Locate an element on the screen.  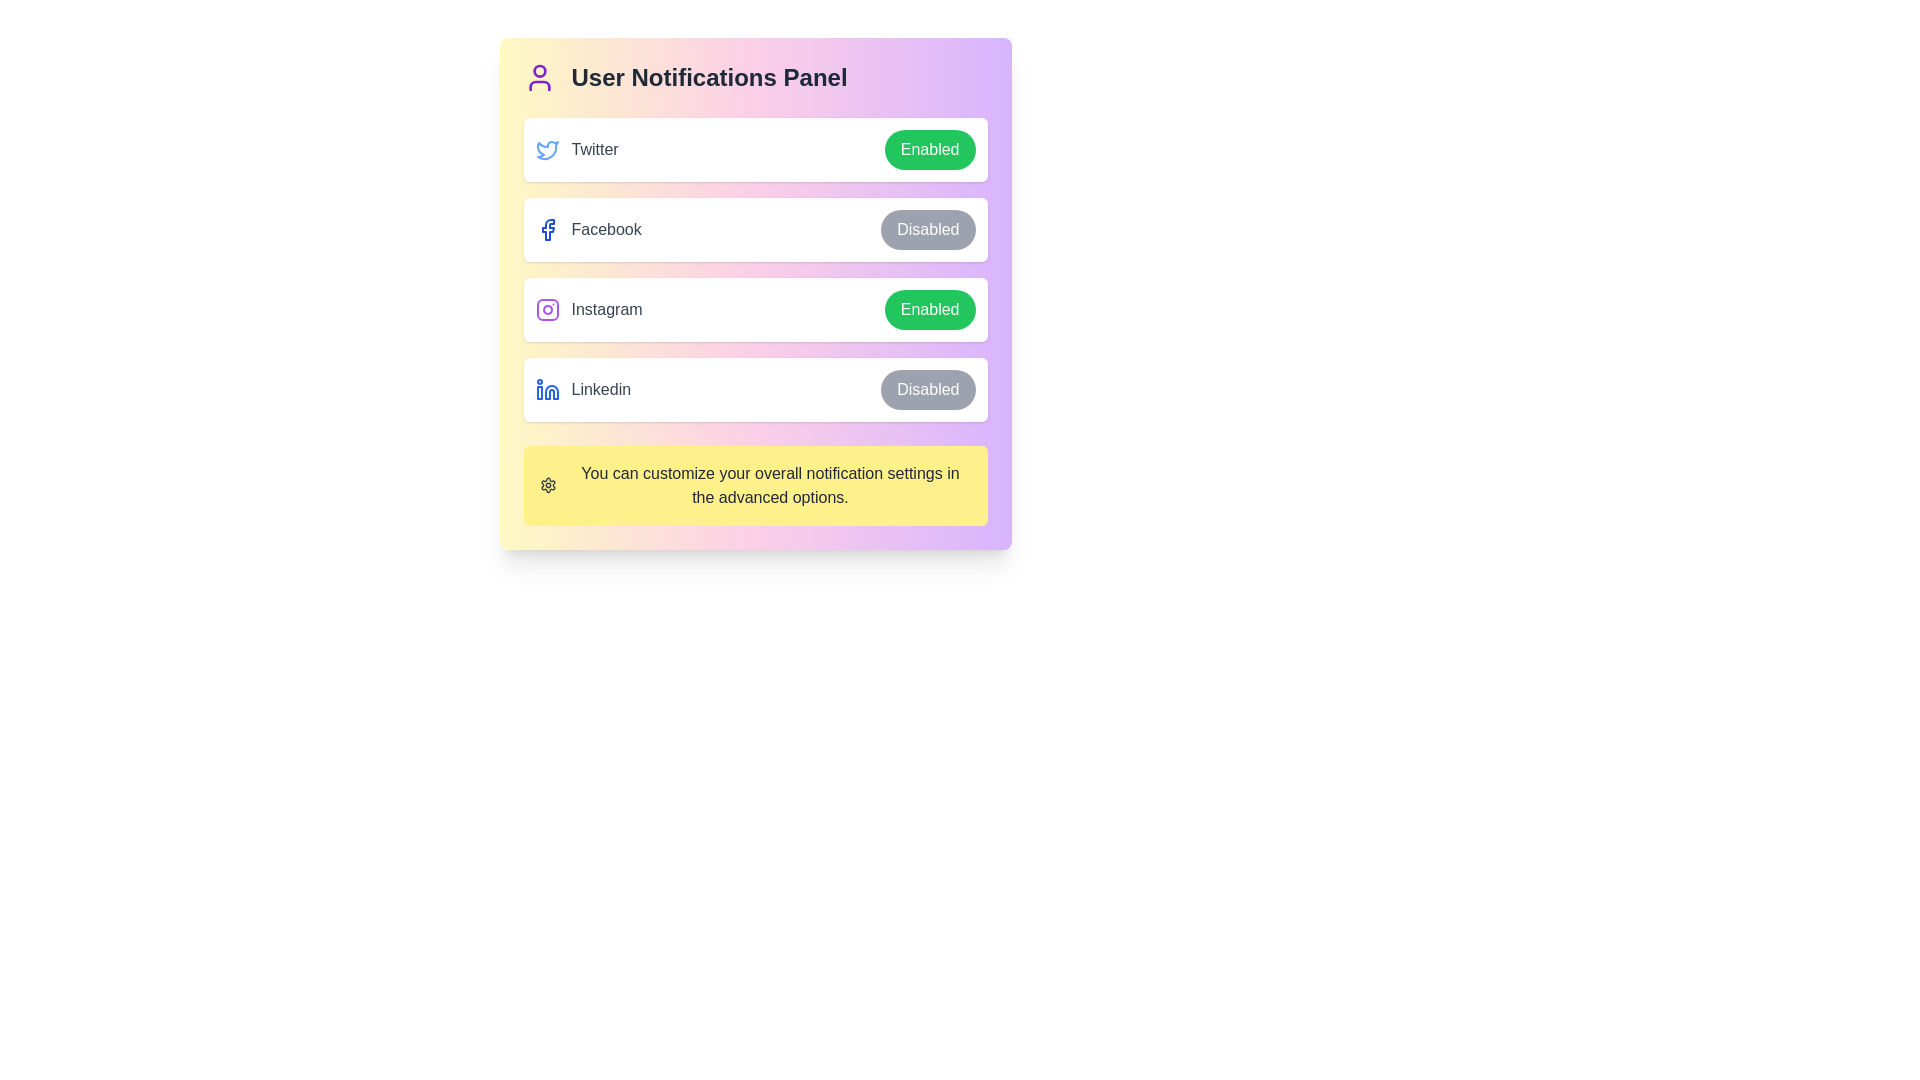
the 'Facebook' label with icon, which is the second element in a vertical list of notification options, featuring a blue Facebook icon and medium font text is located at coordinates (587, 229).